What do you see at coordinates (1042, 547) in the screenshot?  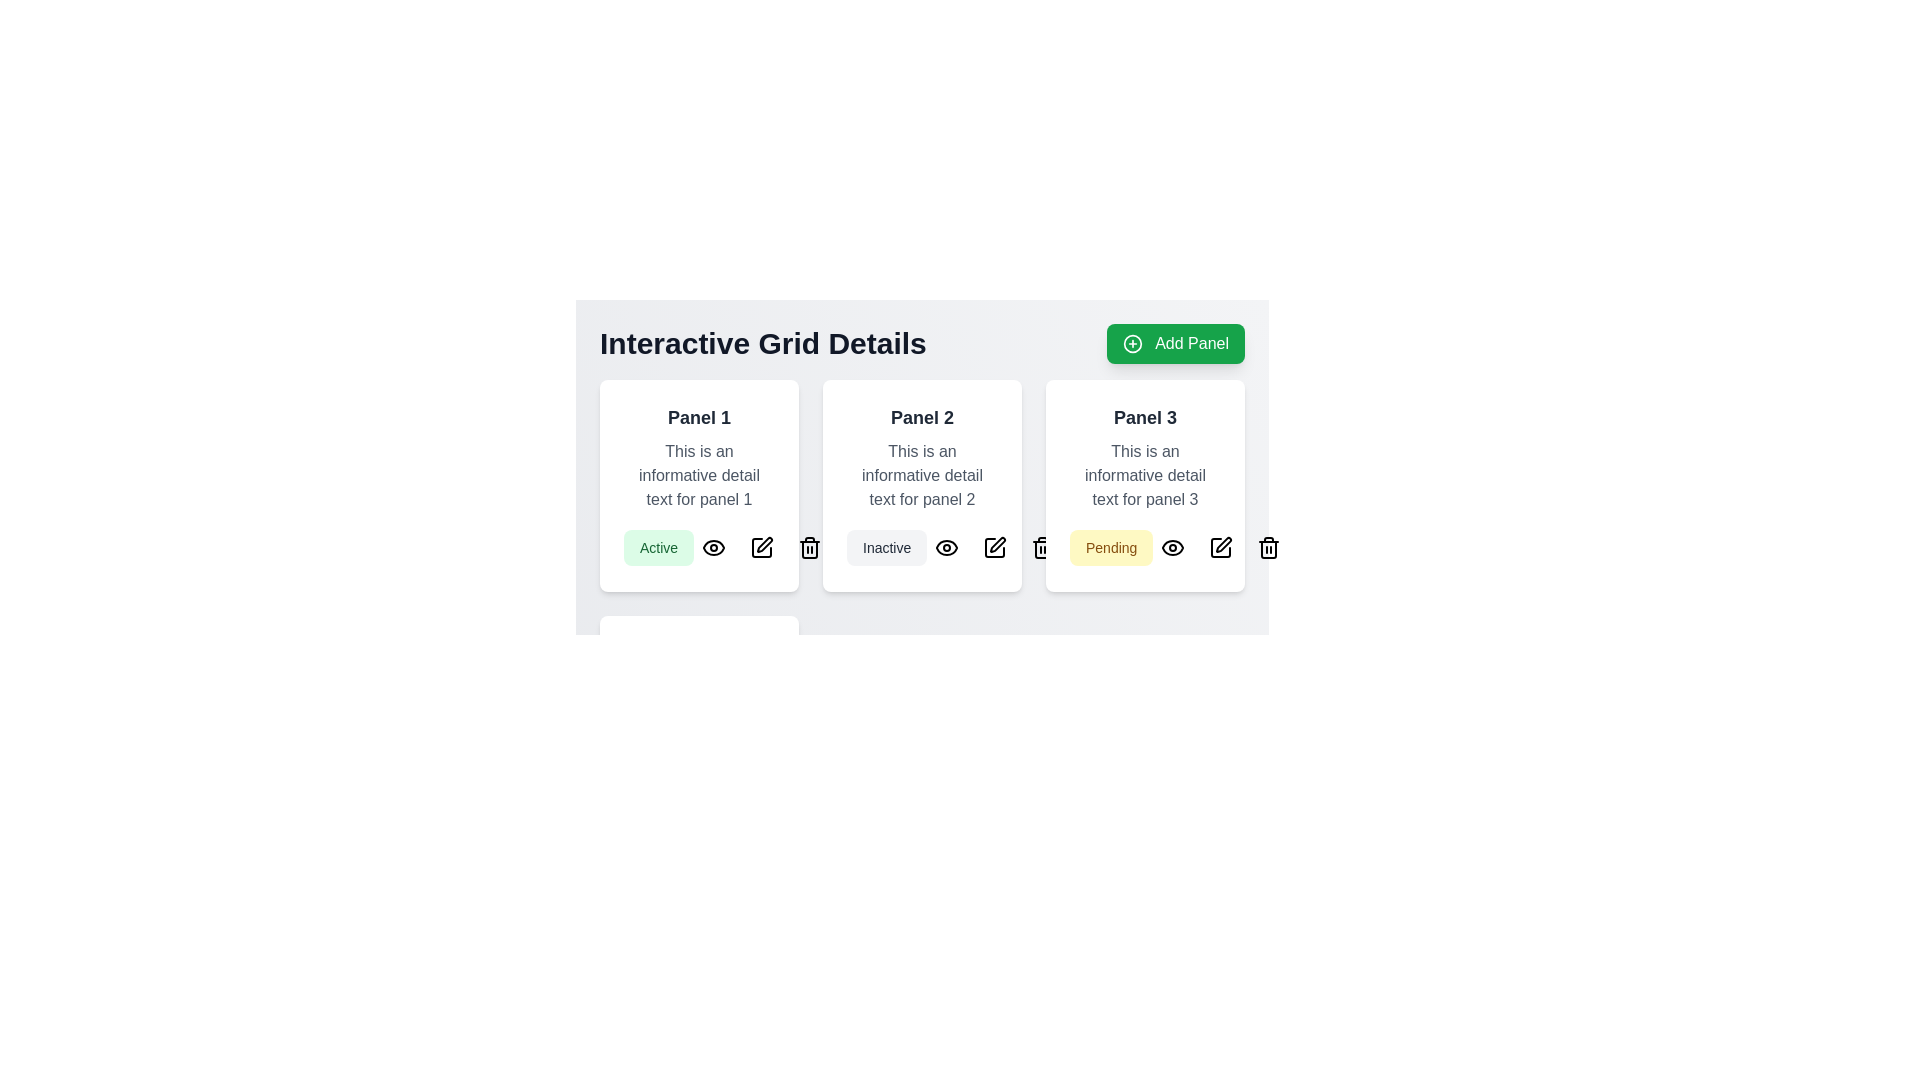 I see `the icon button located in the toolbar beneath 'Panel 3'` at bounding box center [1042, 547].